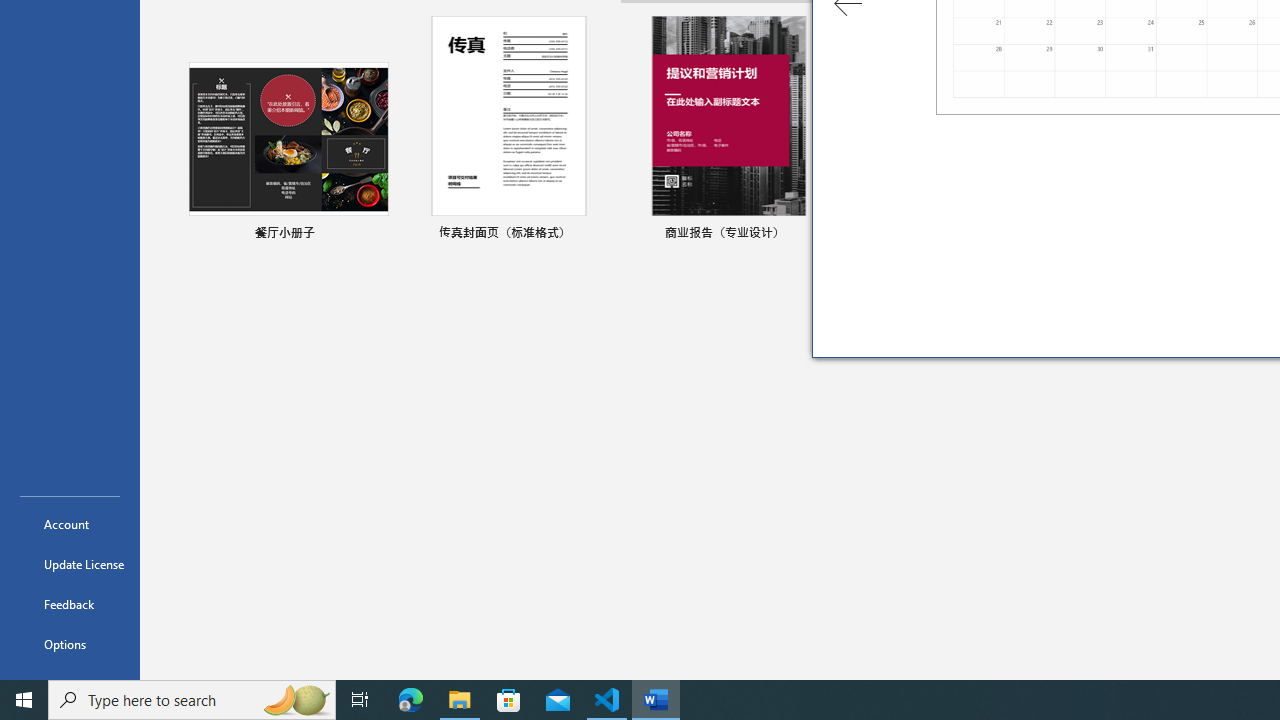 This screenshot has width=1280, height=720. Describe the element at coordinates (410, 698) in the screenshot. I see `'Microsoft Edge'` at that location.